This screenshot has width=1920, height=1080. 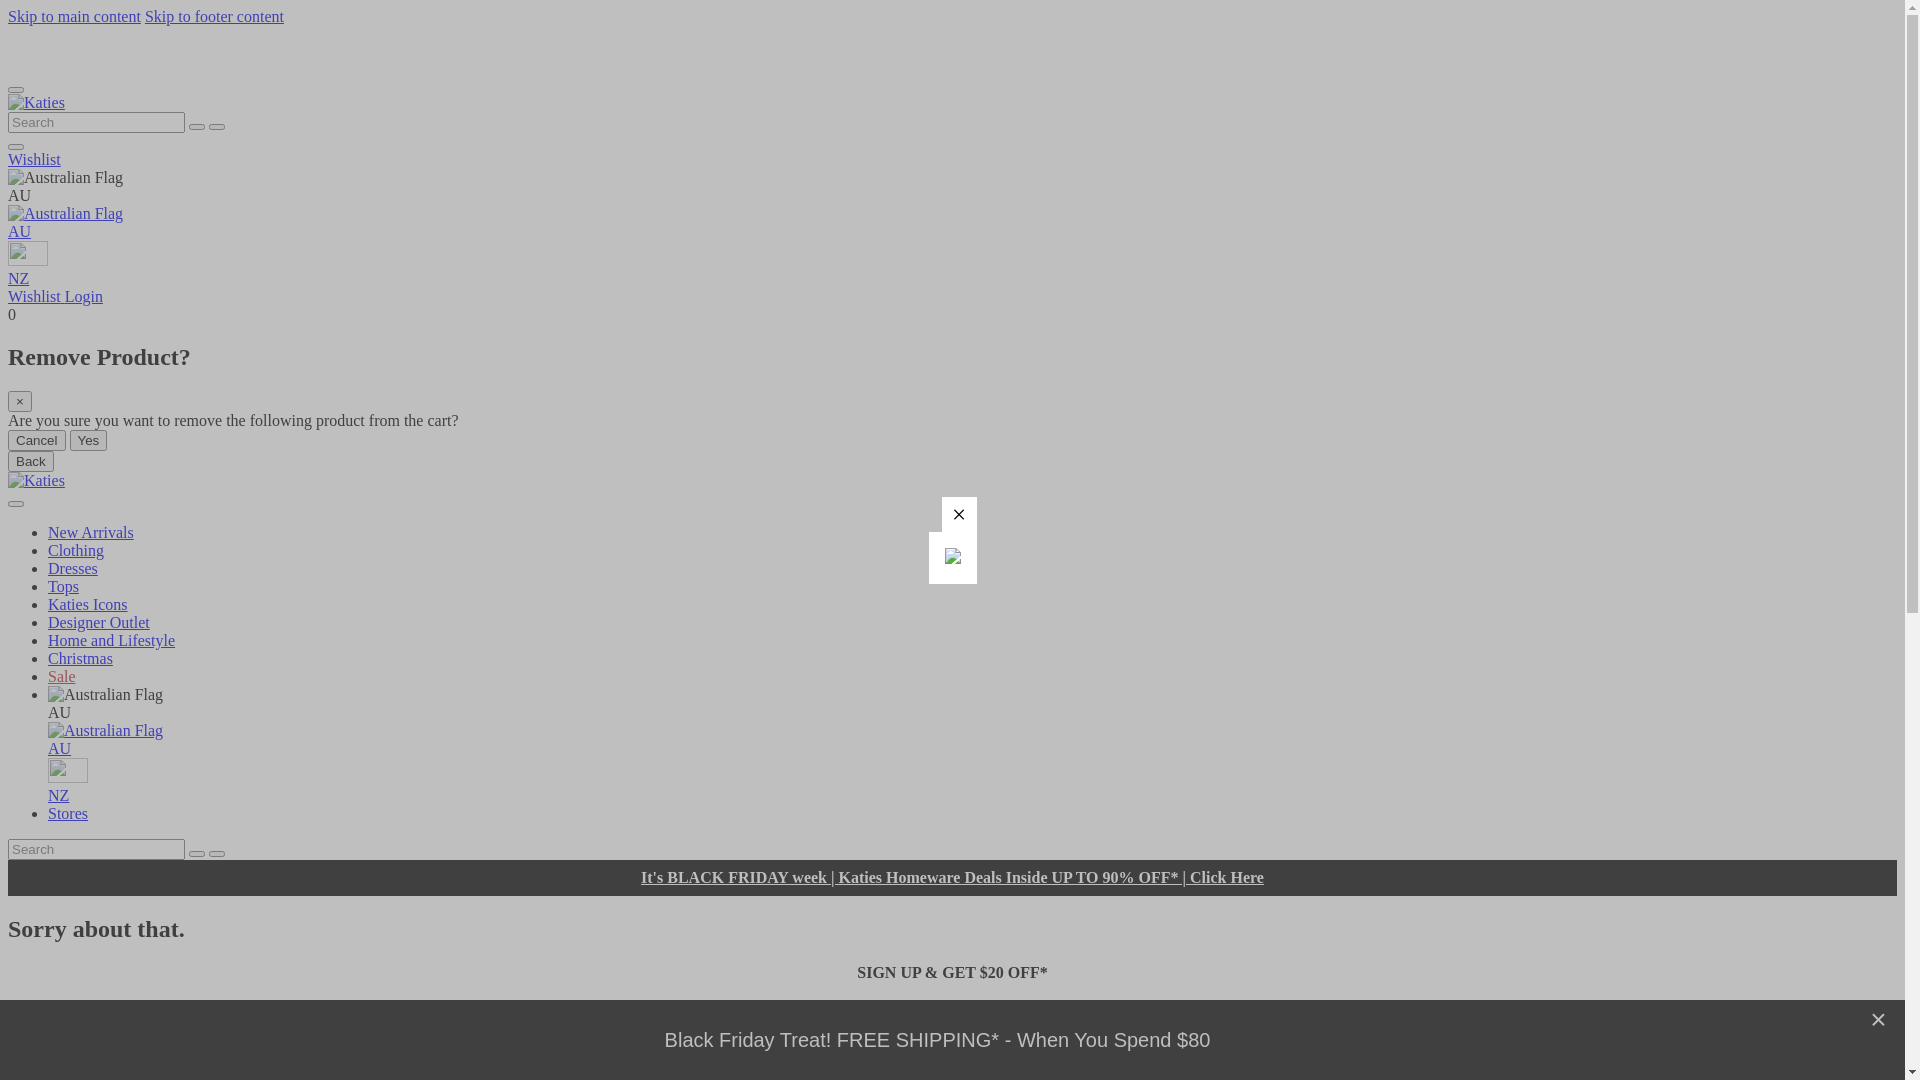 I want to click on 'New Arrivals', so click(x=48, y=531).